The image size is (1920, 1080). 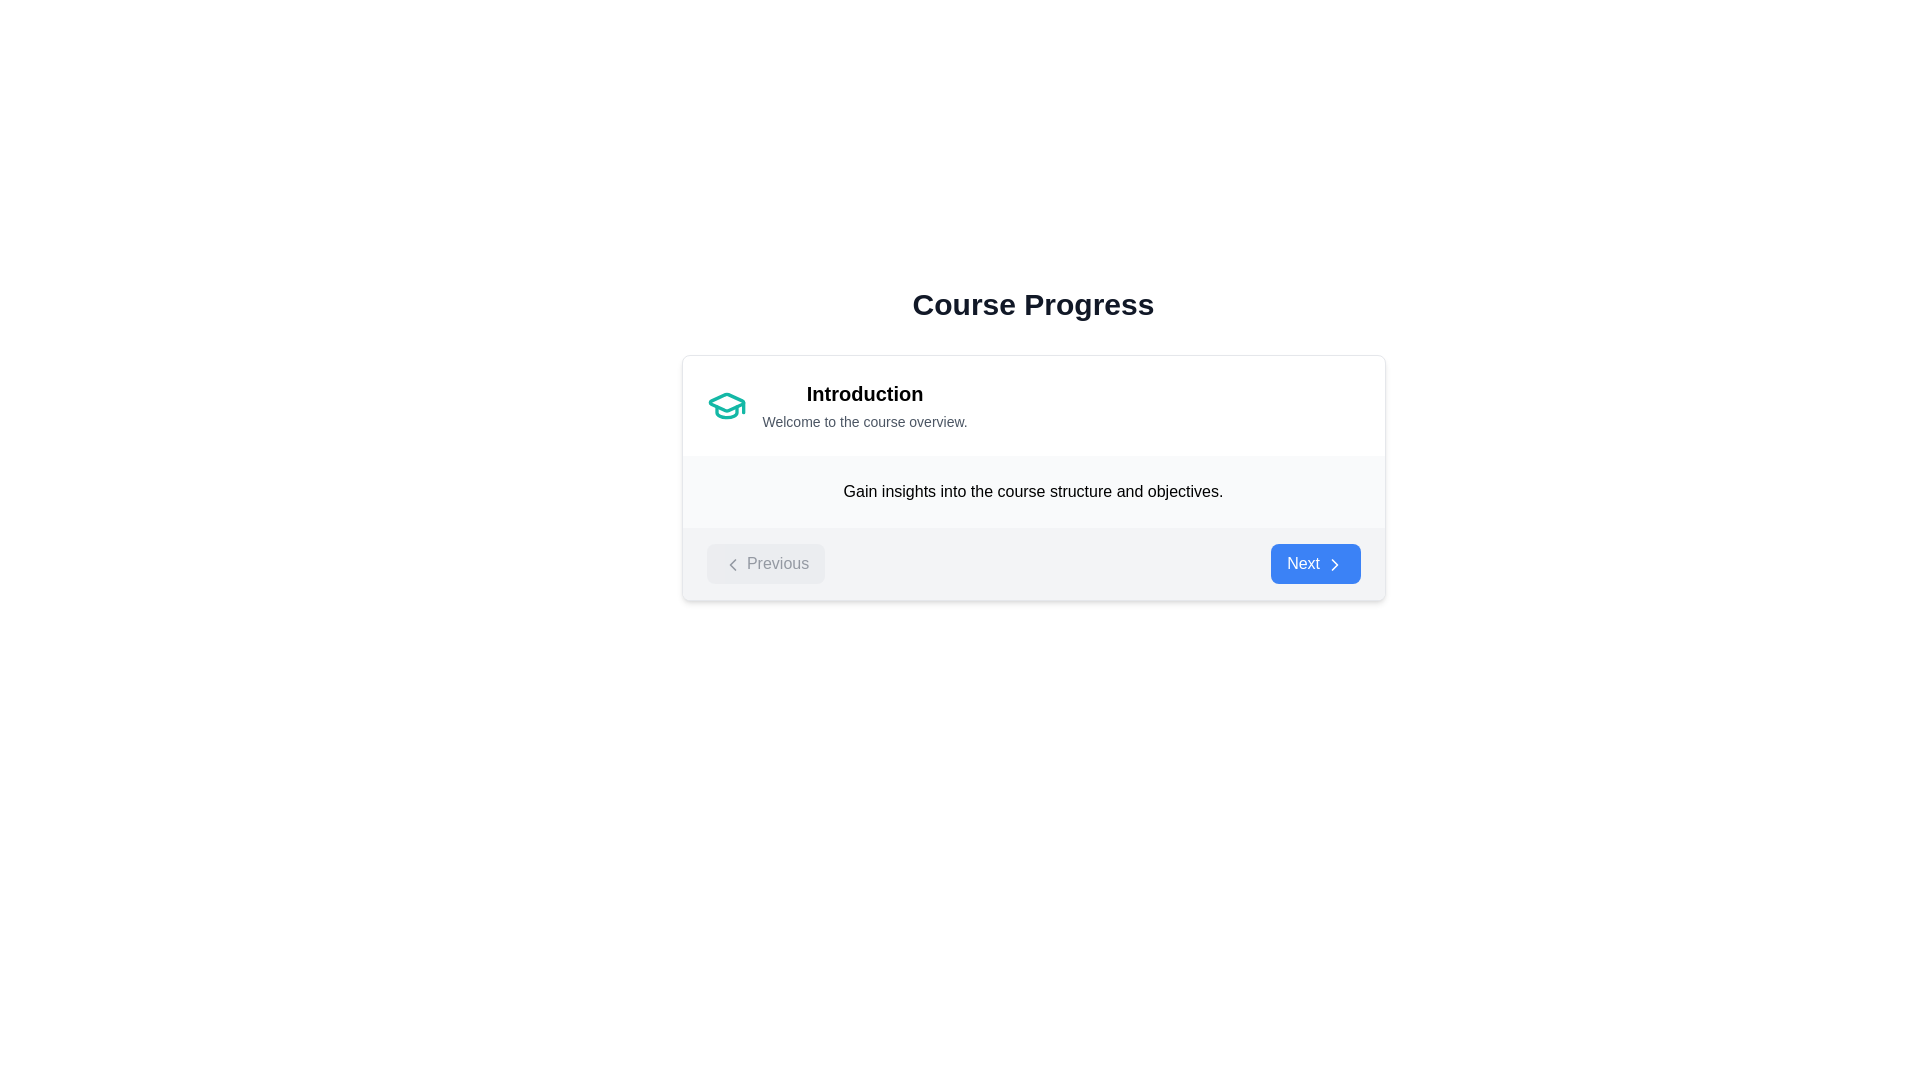 I want to click on the backward navigation icon located inside the 'Previous' button, which is positioned to the left of the text 'Previous', so click(x=731, y=564).